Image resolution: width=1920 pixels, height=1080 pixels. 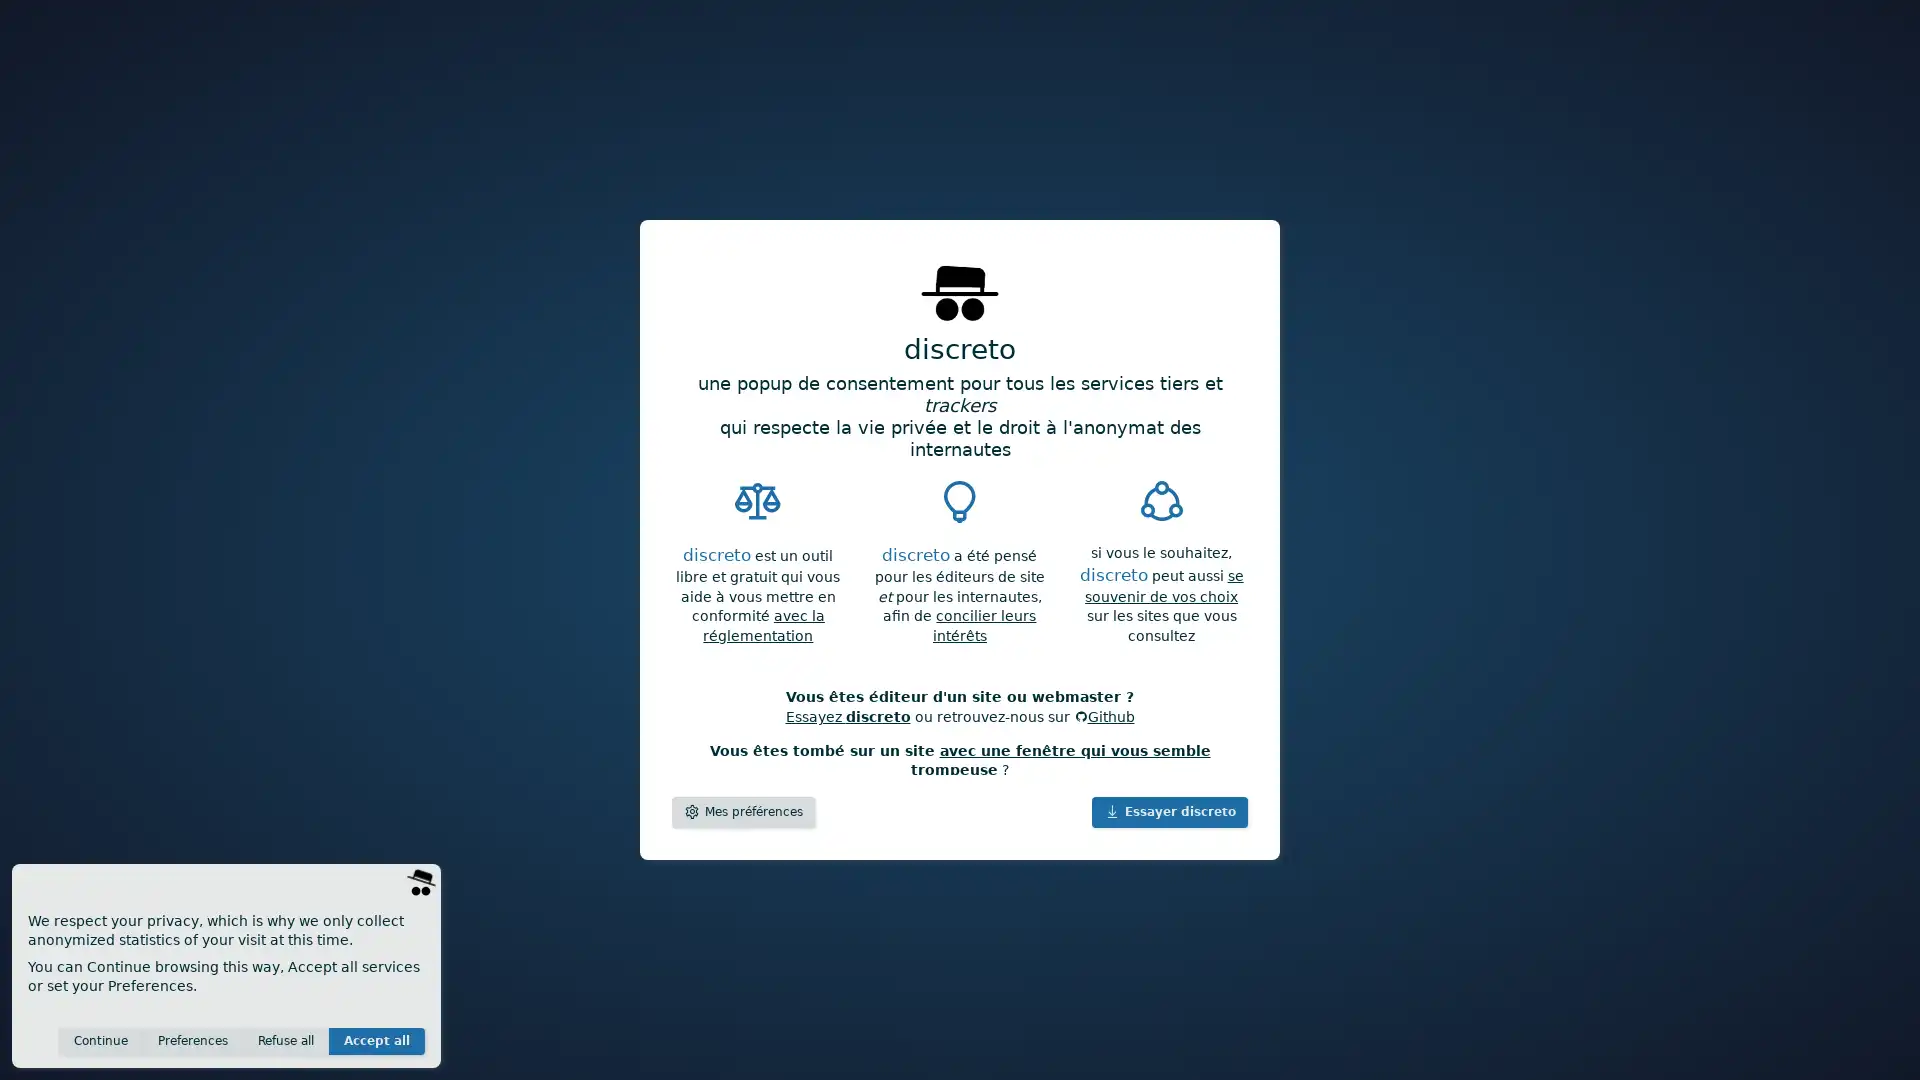 I want to click on Save, so click(x=393, y=1048).